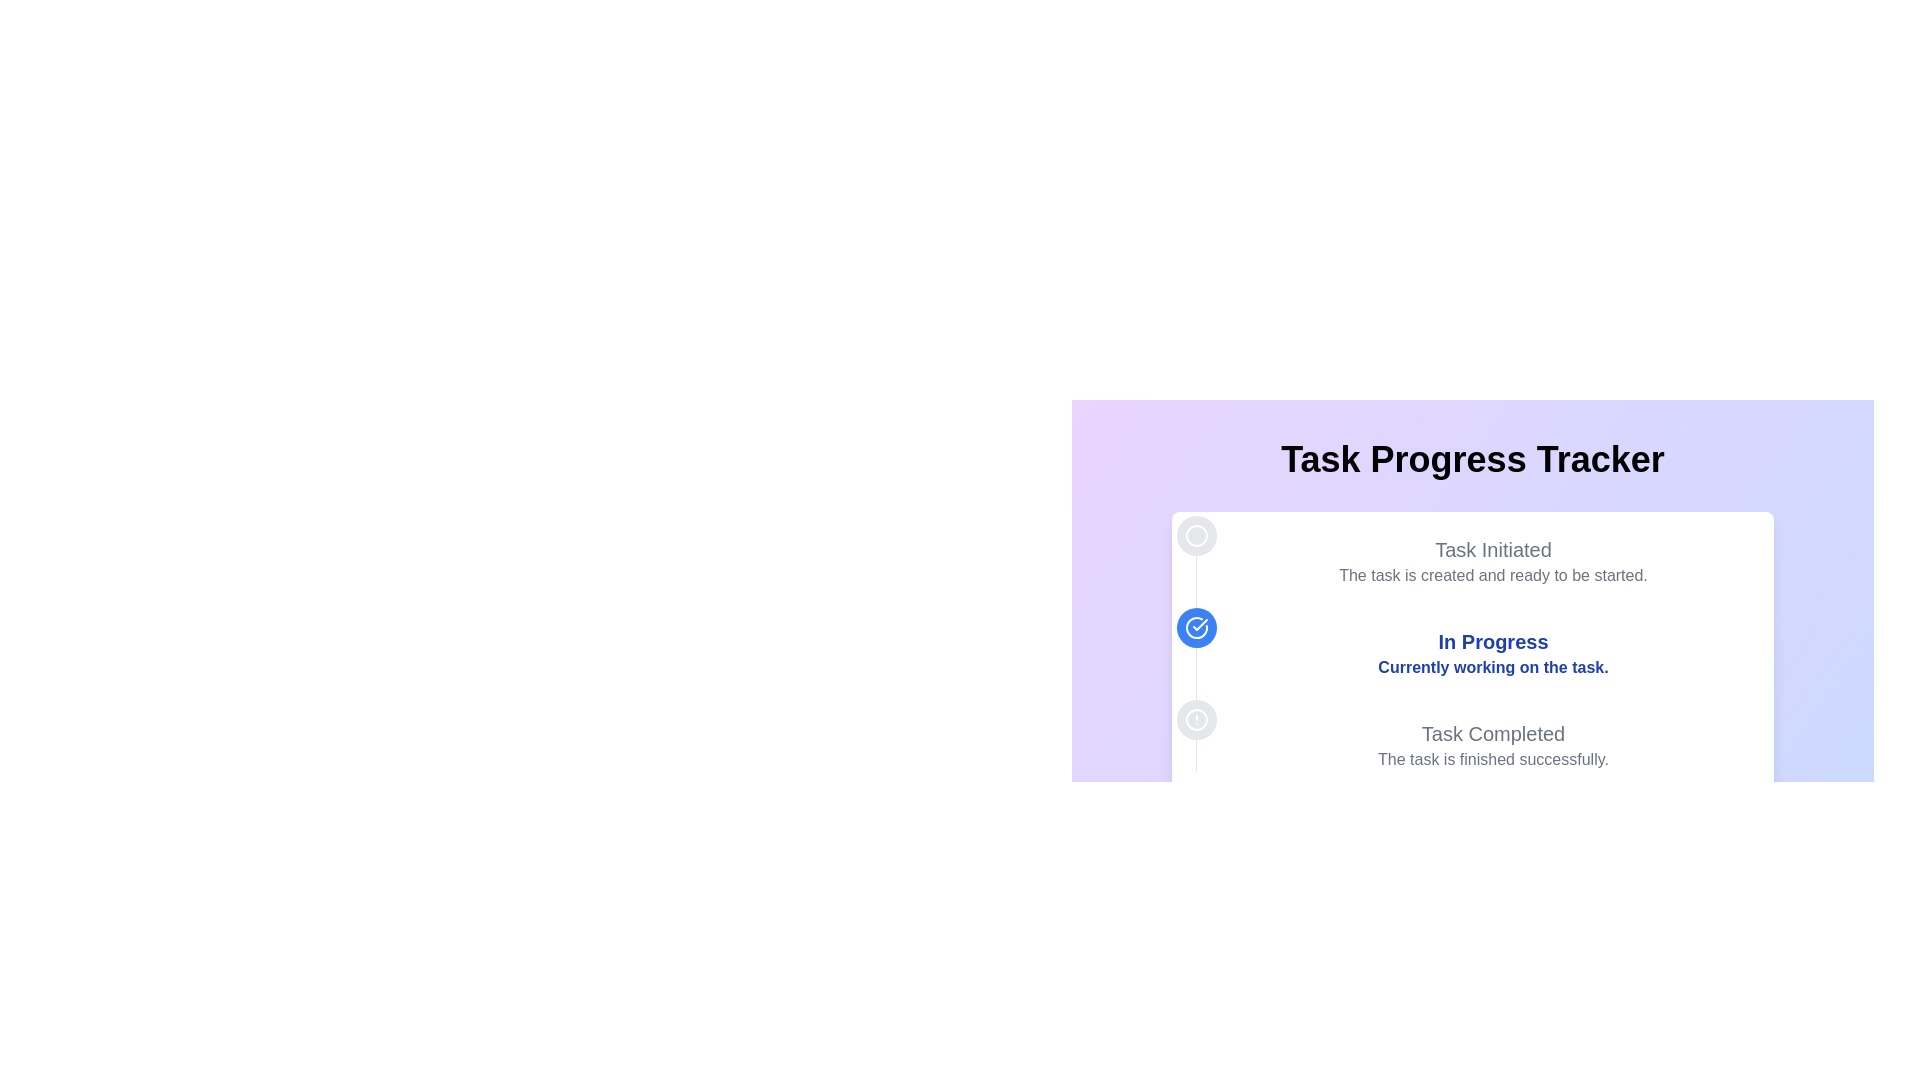  Describe the element at coordinates (1197, 627) in the screenshot. I see `the circular blue icon with a white checkmark, located to the left of the 'In Progress' text block in the timeline` at that location.